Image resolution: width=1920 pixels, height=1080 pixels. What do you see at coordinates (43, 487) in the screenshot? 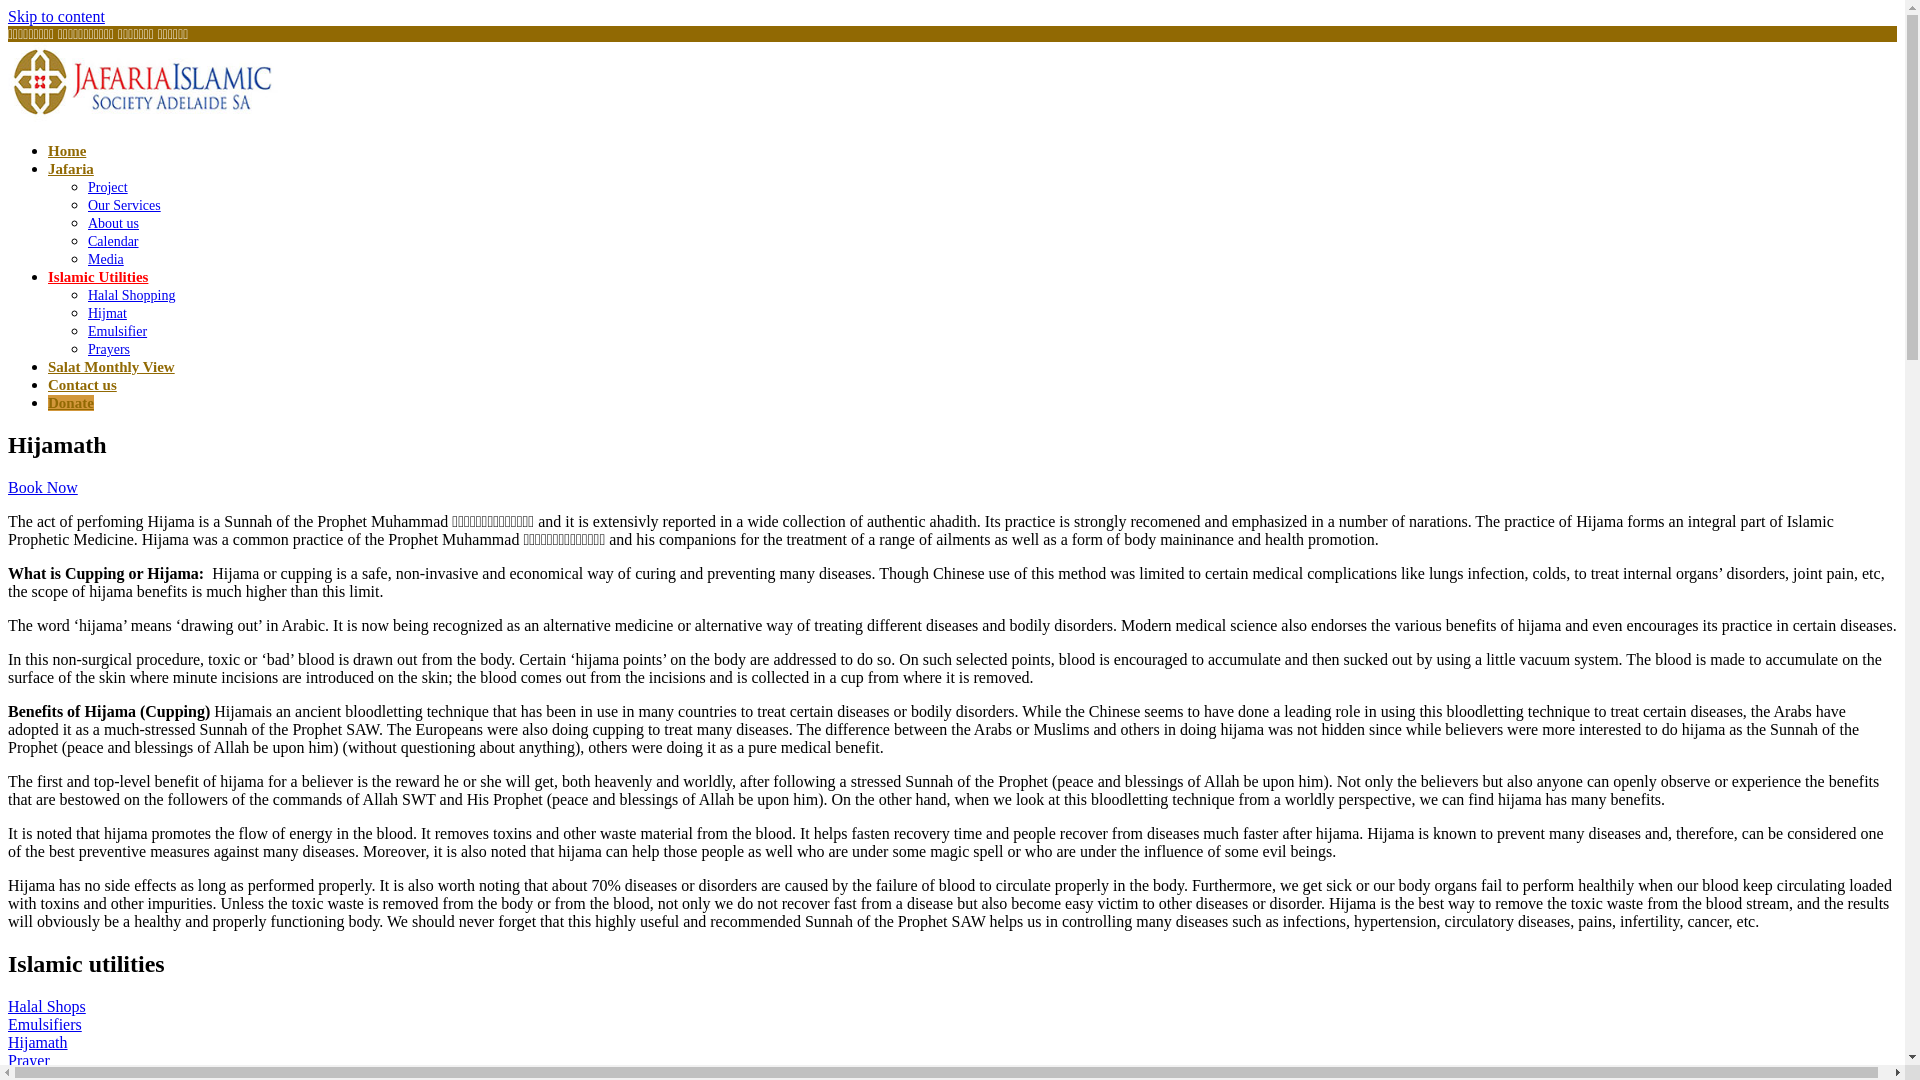
I see `'Book Now'` at bounding box center [43, 487].